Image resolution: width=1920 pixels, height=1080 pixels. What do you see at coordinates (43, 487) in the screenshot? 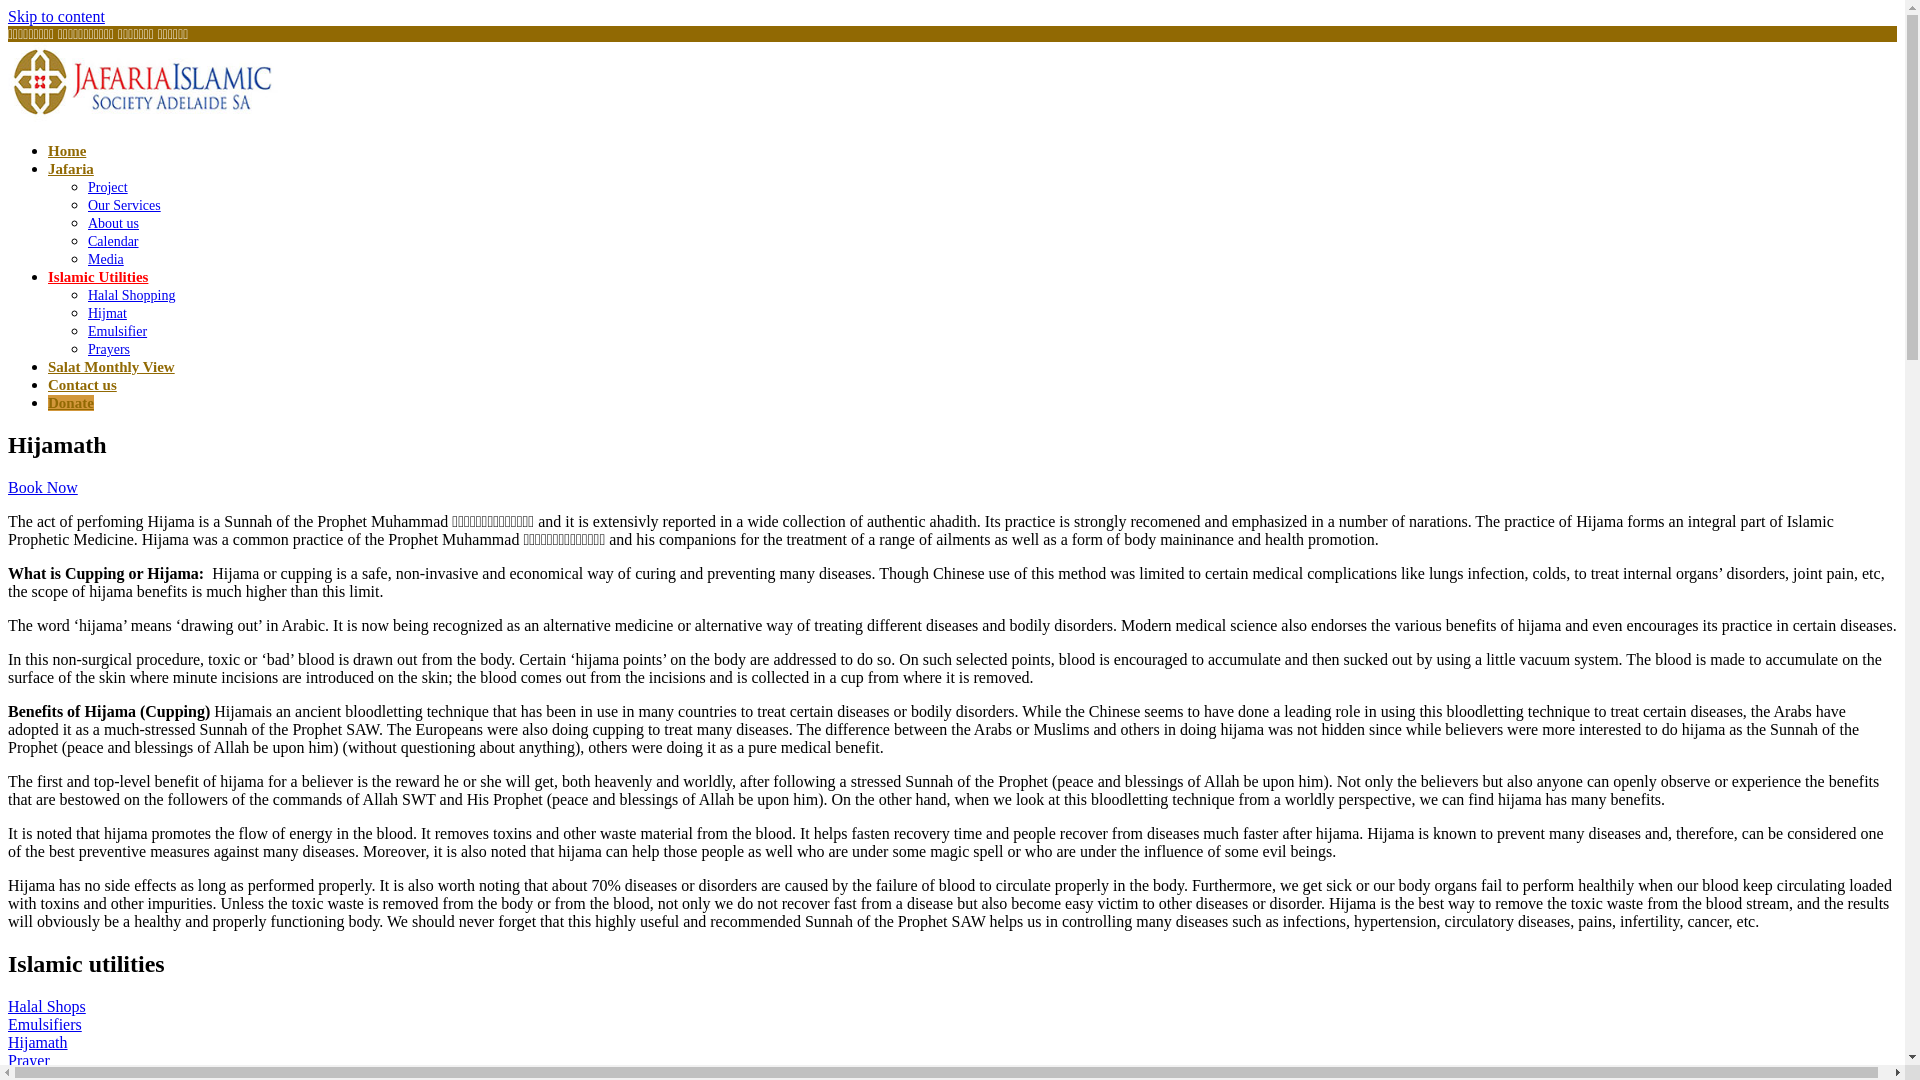
I see `'Book Now'` at bounding box center [43, 487].